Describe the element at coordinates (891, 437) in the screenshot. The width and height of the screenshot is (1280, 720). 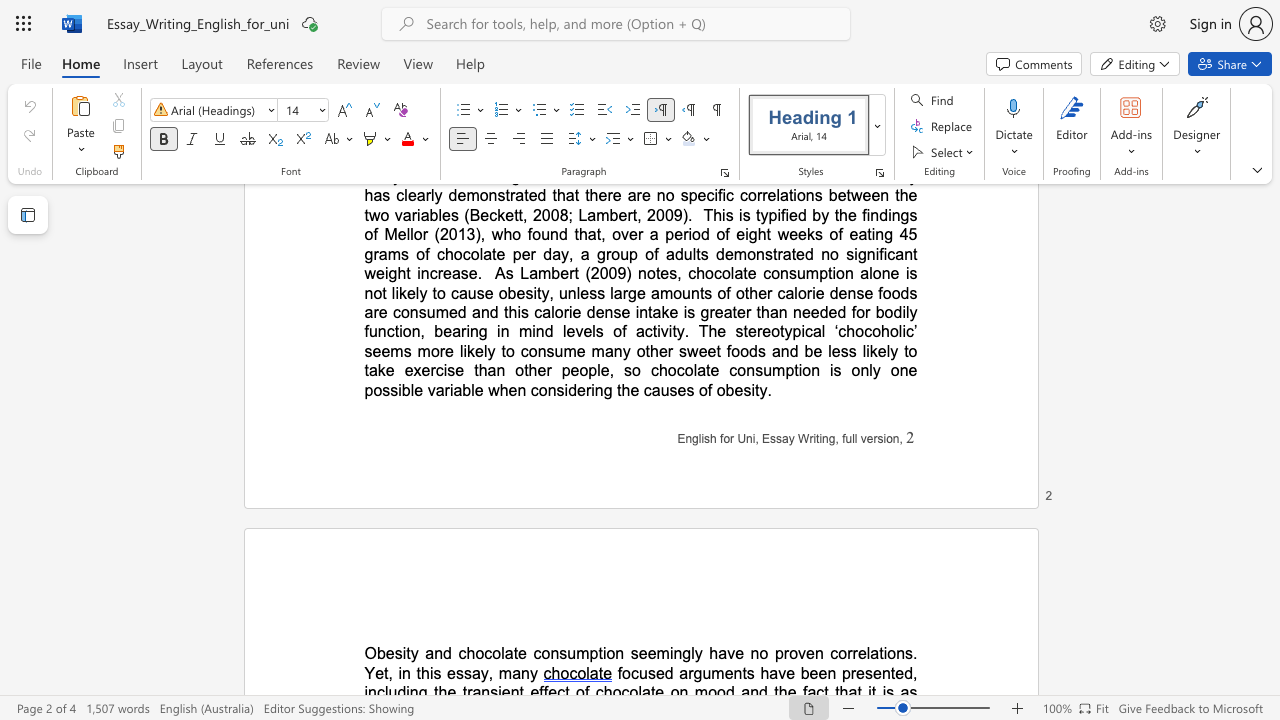
I see `the subset text "n," within the text "English for Uni, Essay Writing, full version,"` at that location.